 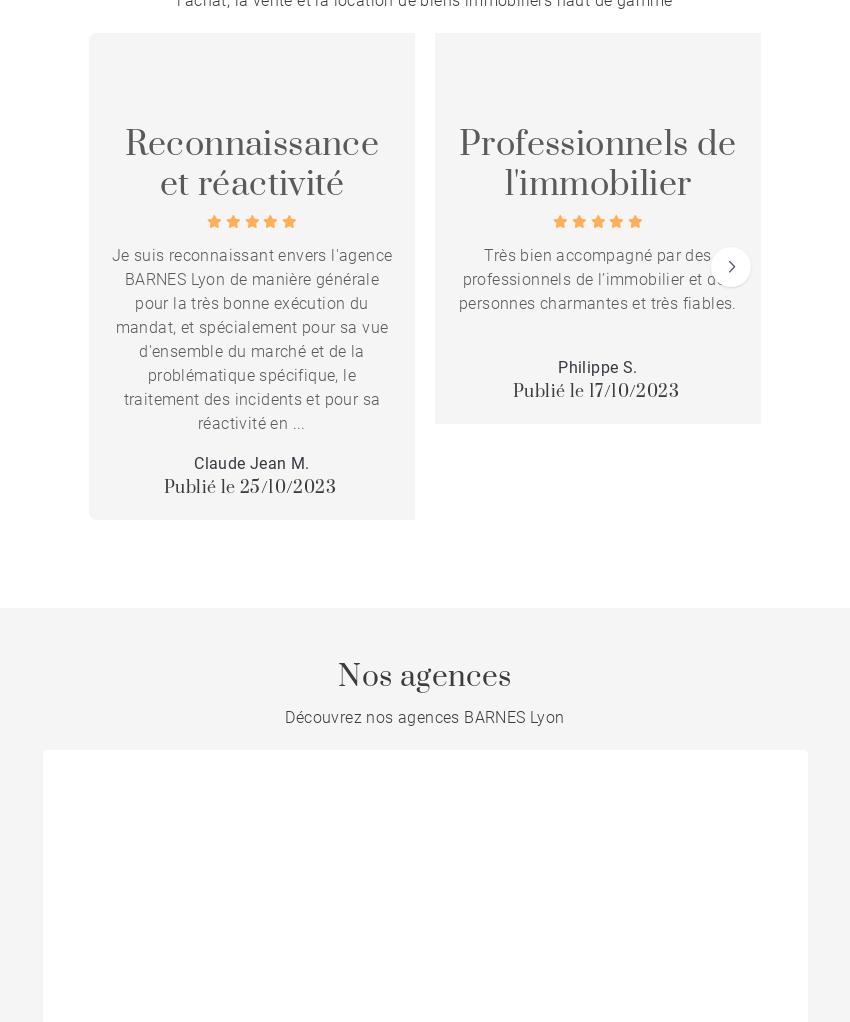 I want to click on 'Nos agences', so click(x=424, y=675).